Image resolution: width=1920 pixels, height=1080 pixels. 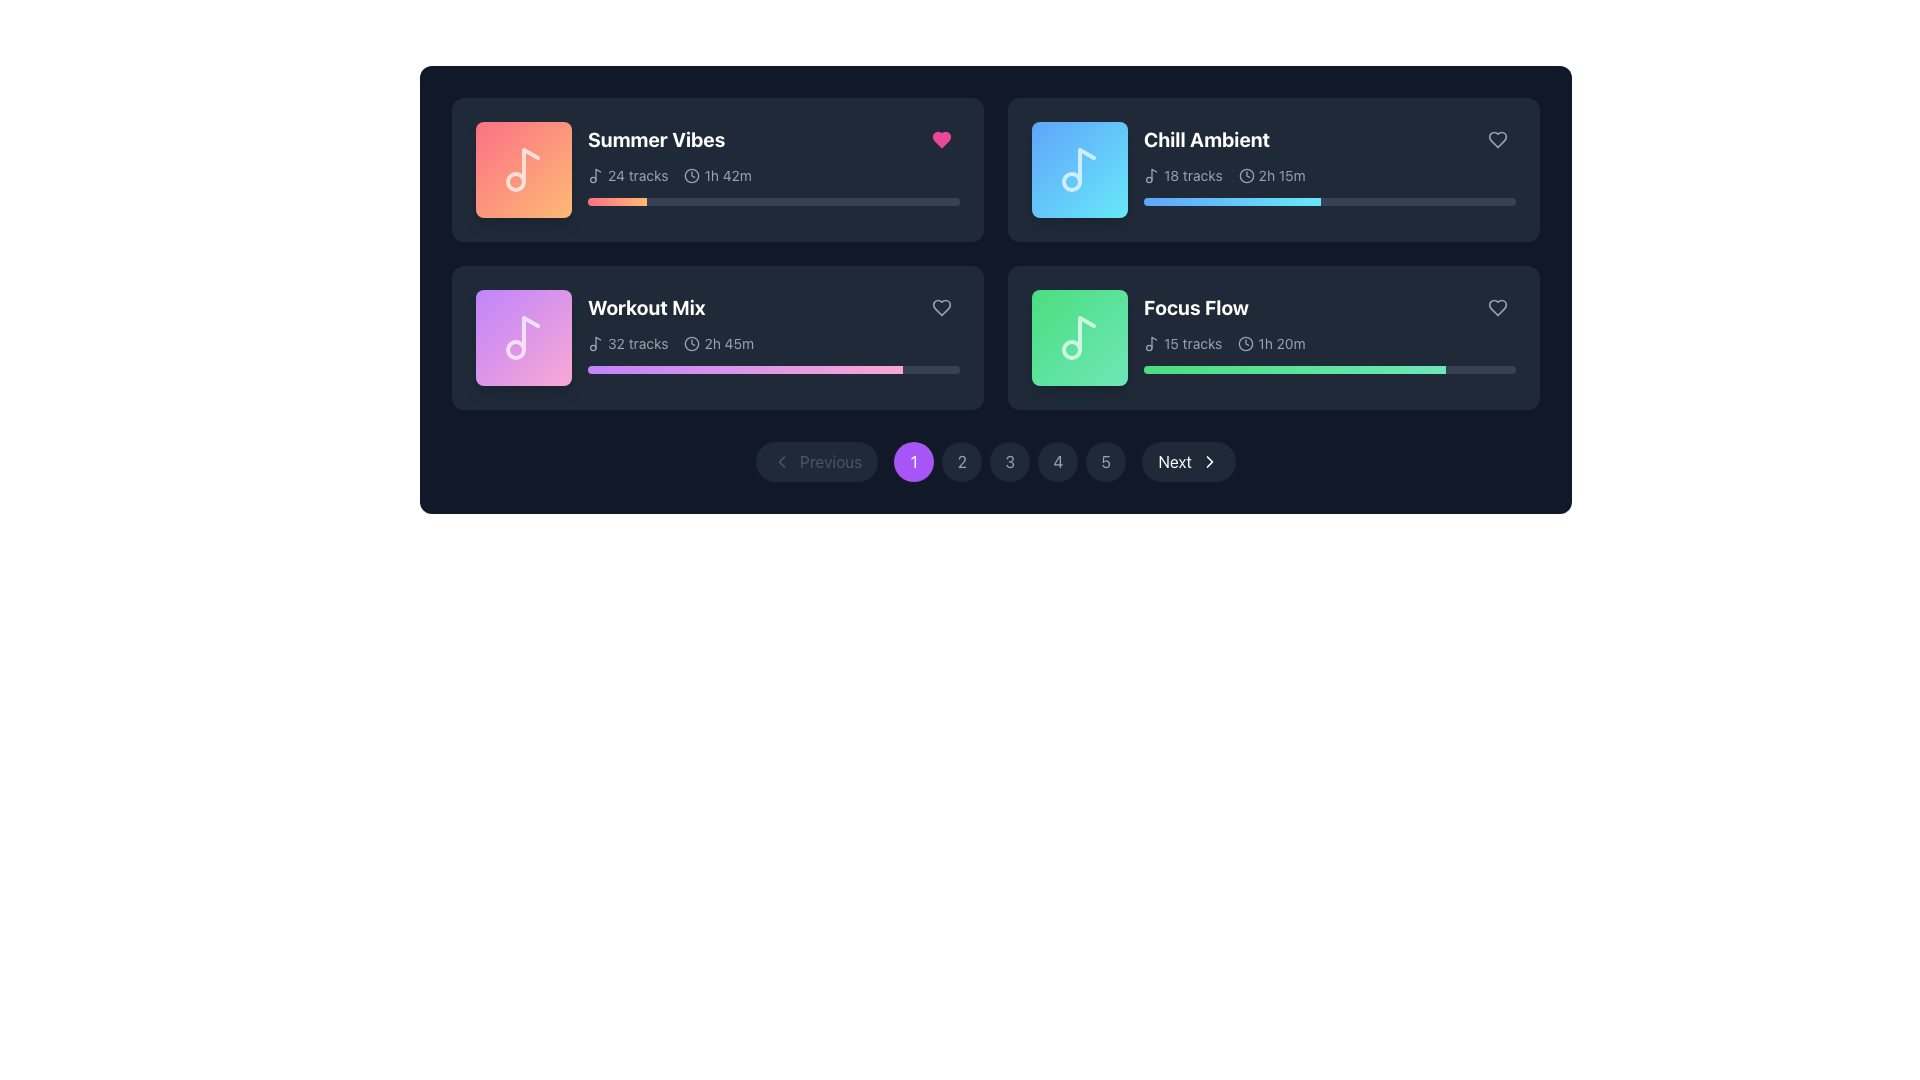 I want to click on the heart icon button located in the top-right corner of the 'Chill Ambient' section to like or favorite the item, so click(x=1497, y=138).